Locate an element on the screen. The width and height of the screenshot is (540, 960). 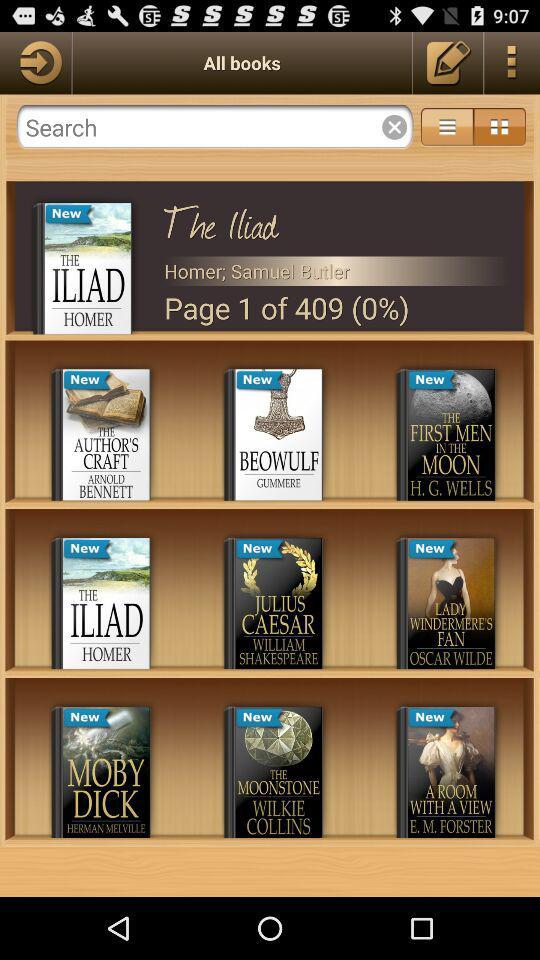
more options is located at coordinates (447, 126).